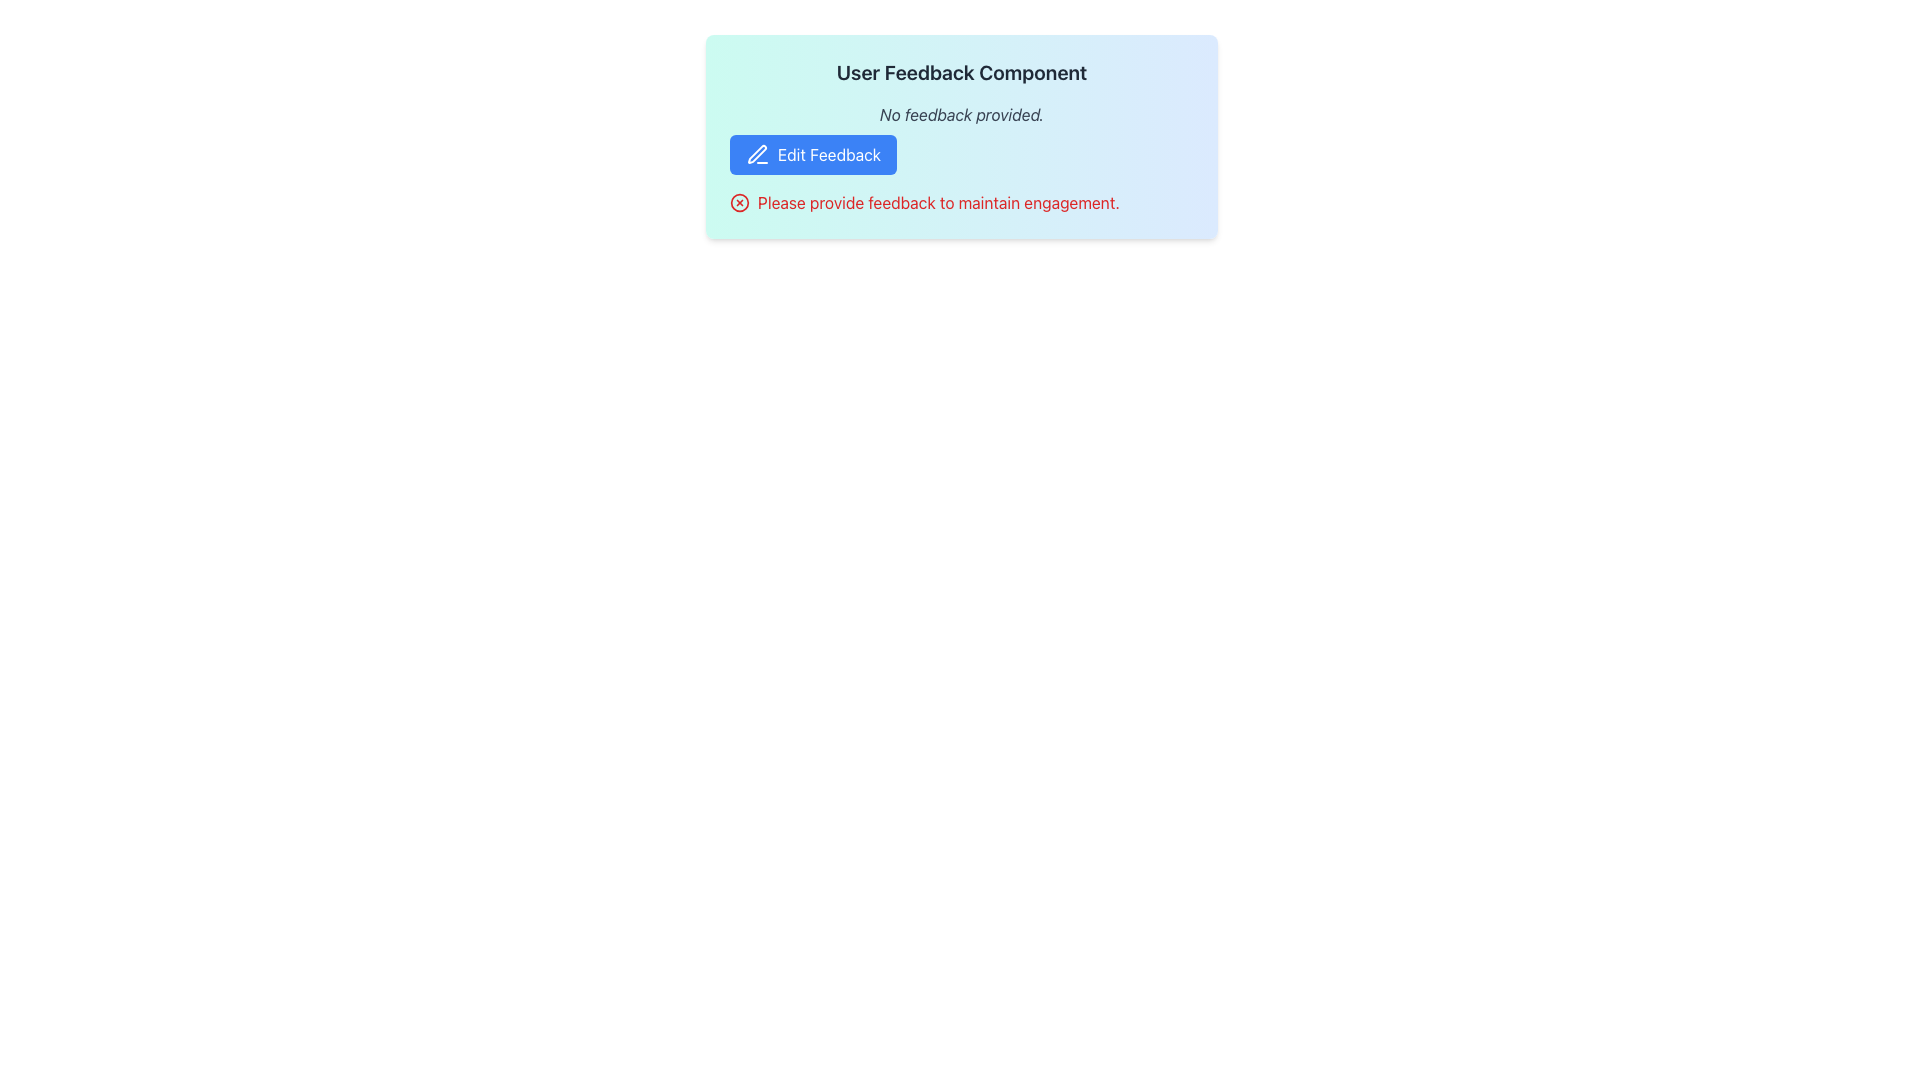 The image size is (1920, 1080). I want to click on the outer circular outline of the warning icon located below the text 'Please provide feedback to maintain engagement.', so click(738, 203).